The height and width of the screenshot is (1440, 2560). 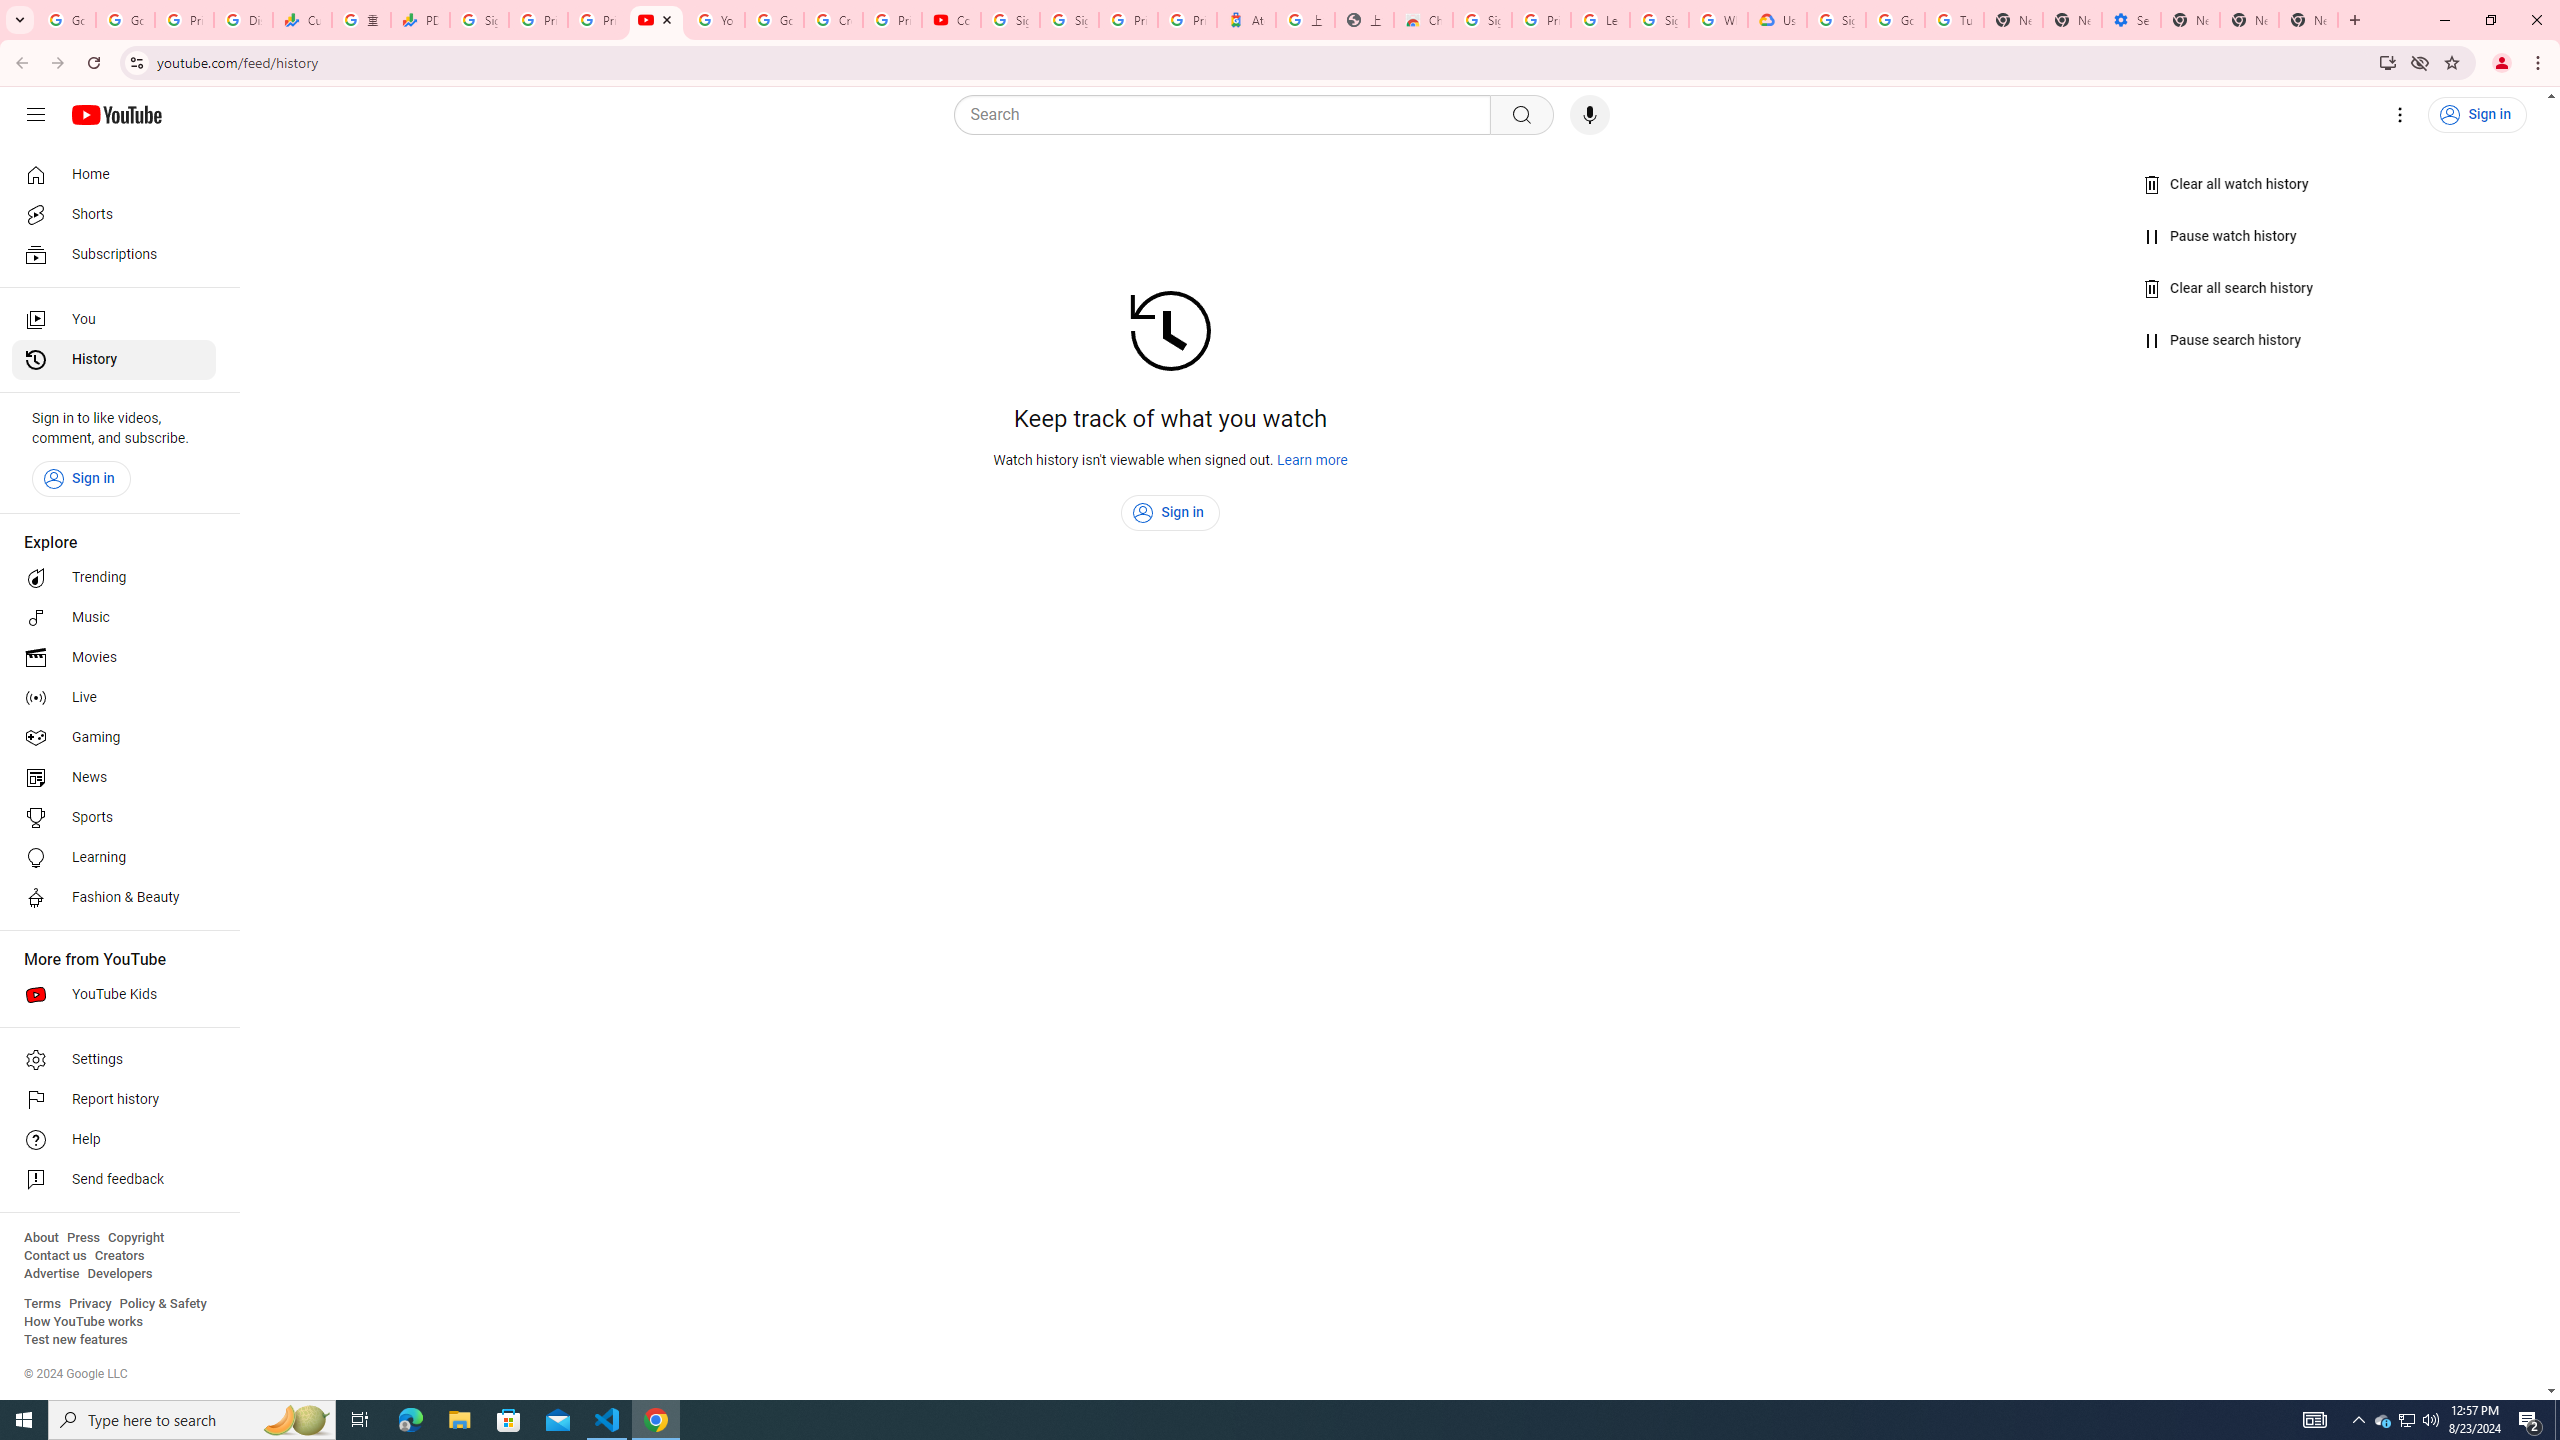 I want to click on 'Clear all search history', so click(x=2229, y=287).